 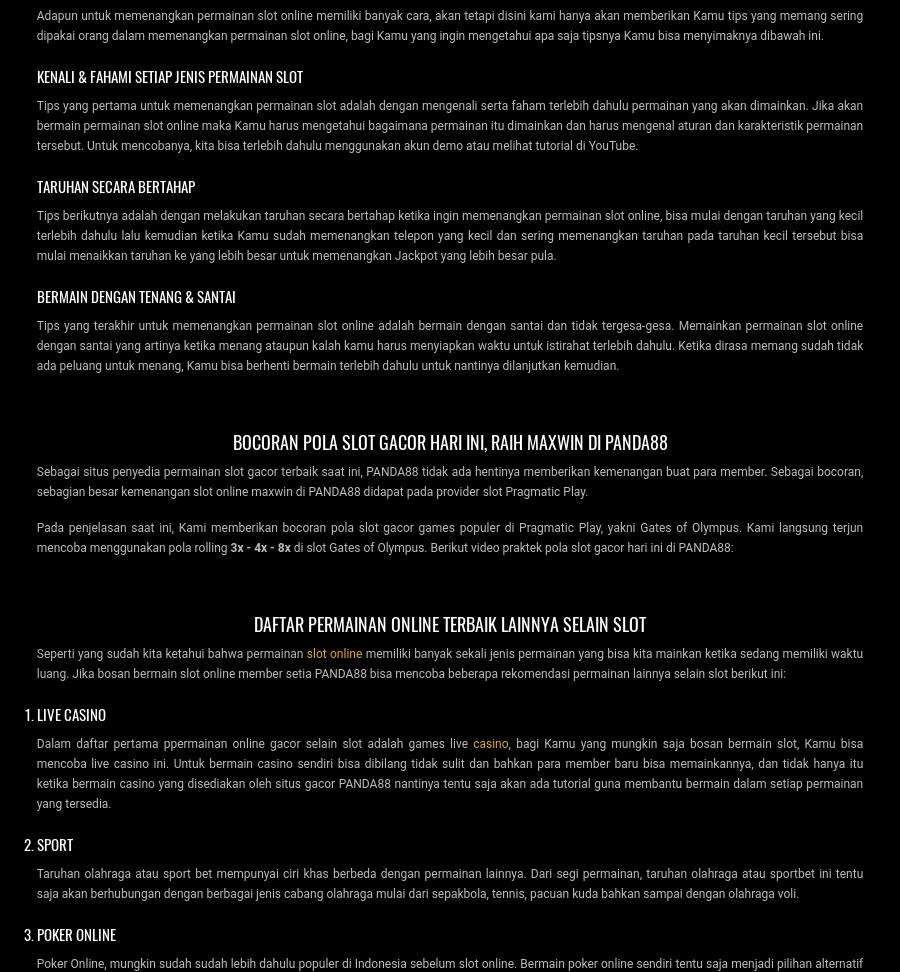 I want to click on 'Seperti yang sudah kita ketahui bahwa permainan', so click(x=171, y=652).